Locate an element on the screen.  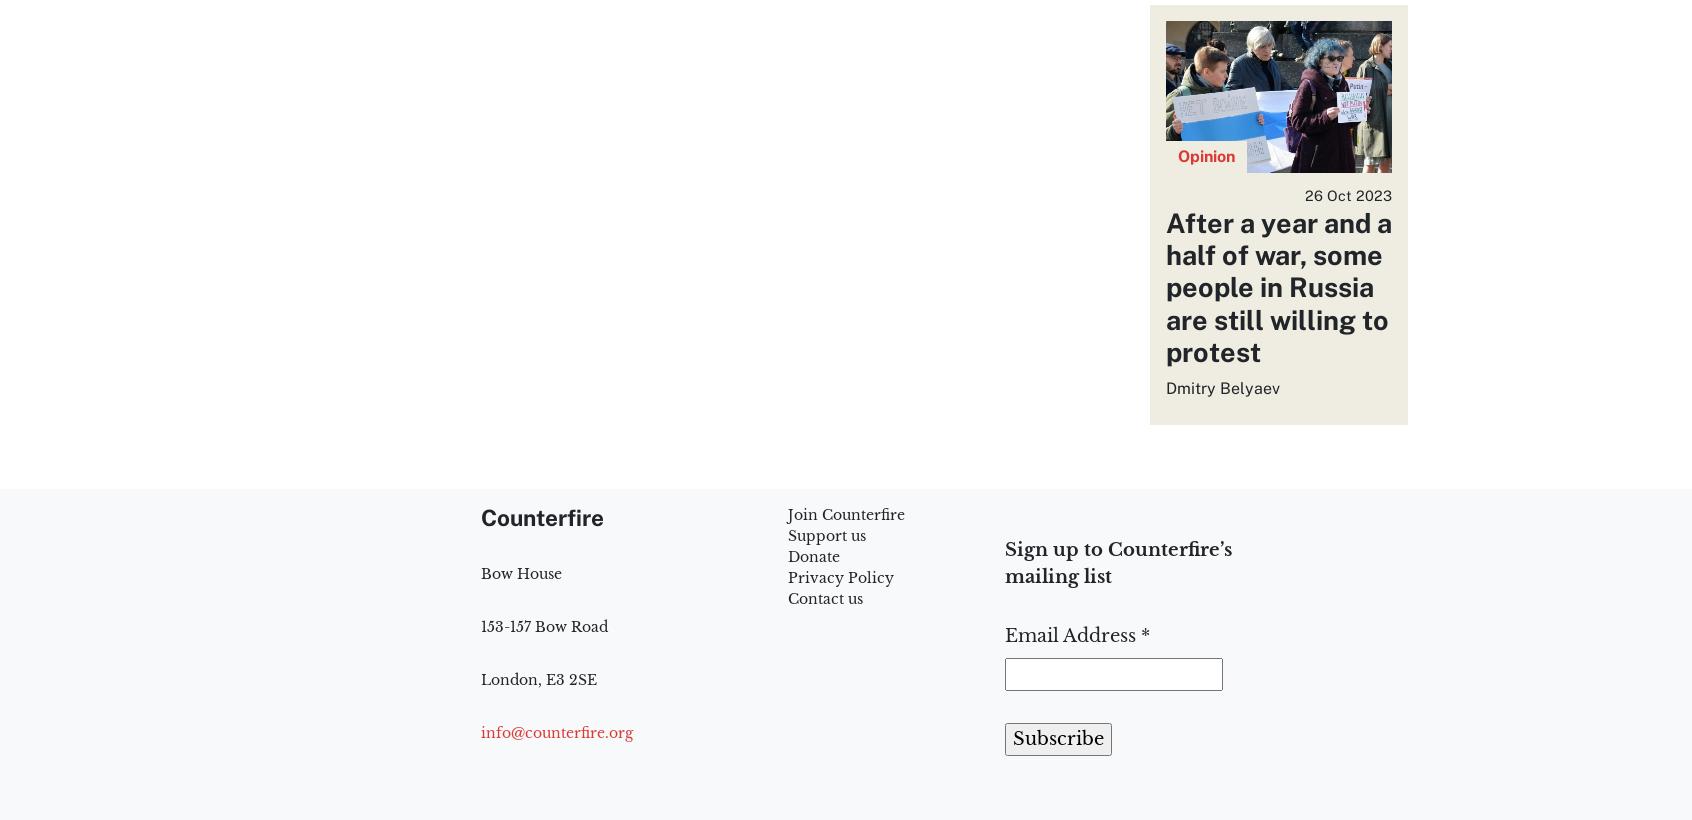
'Donate' is located at coordinates (813, 554).